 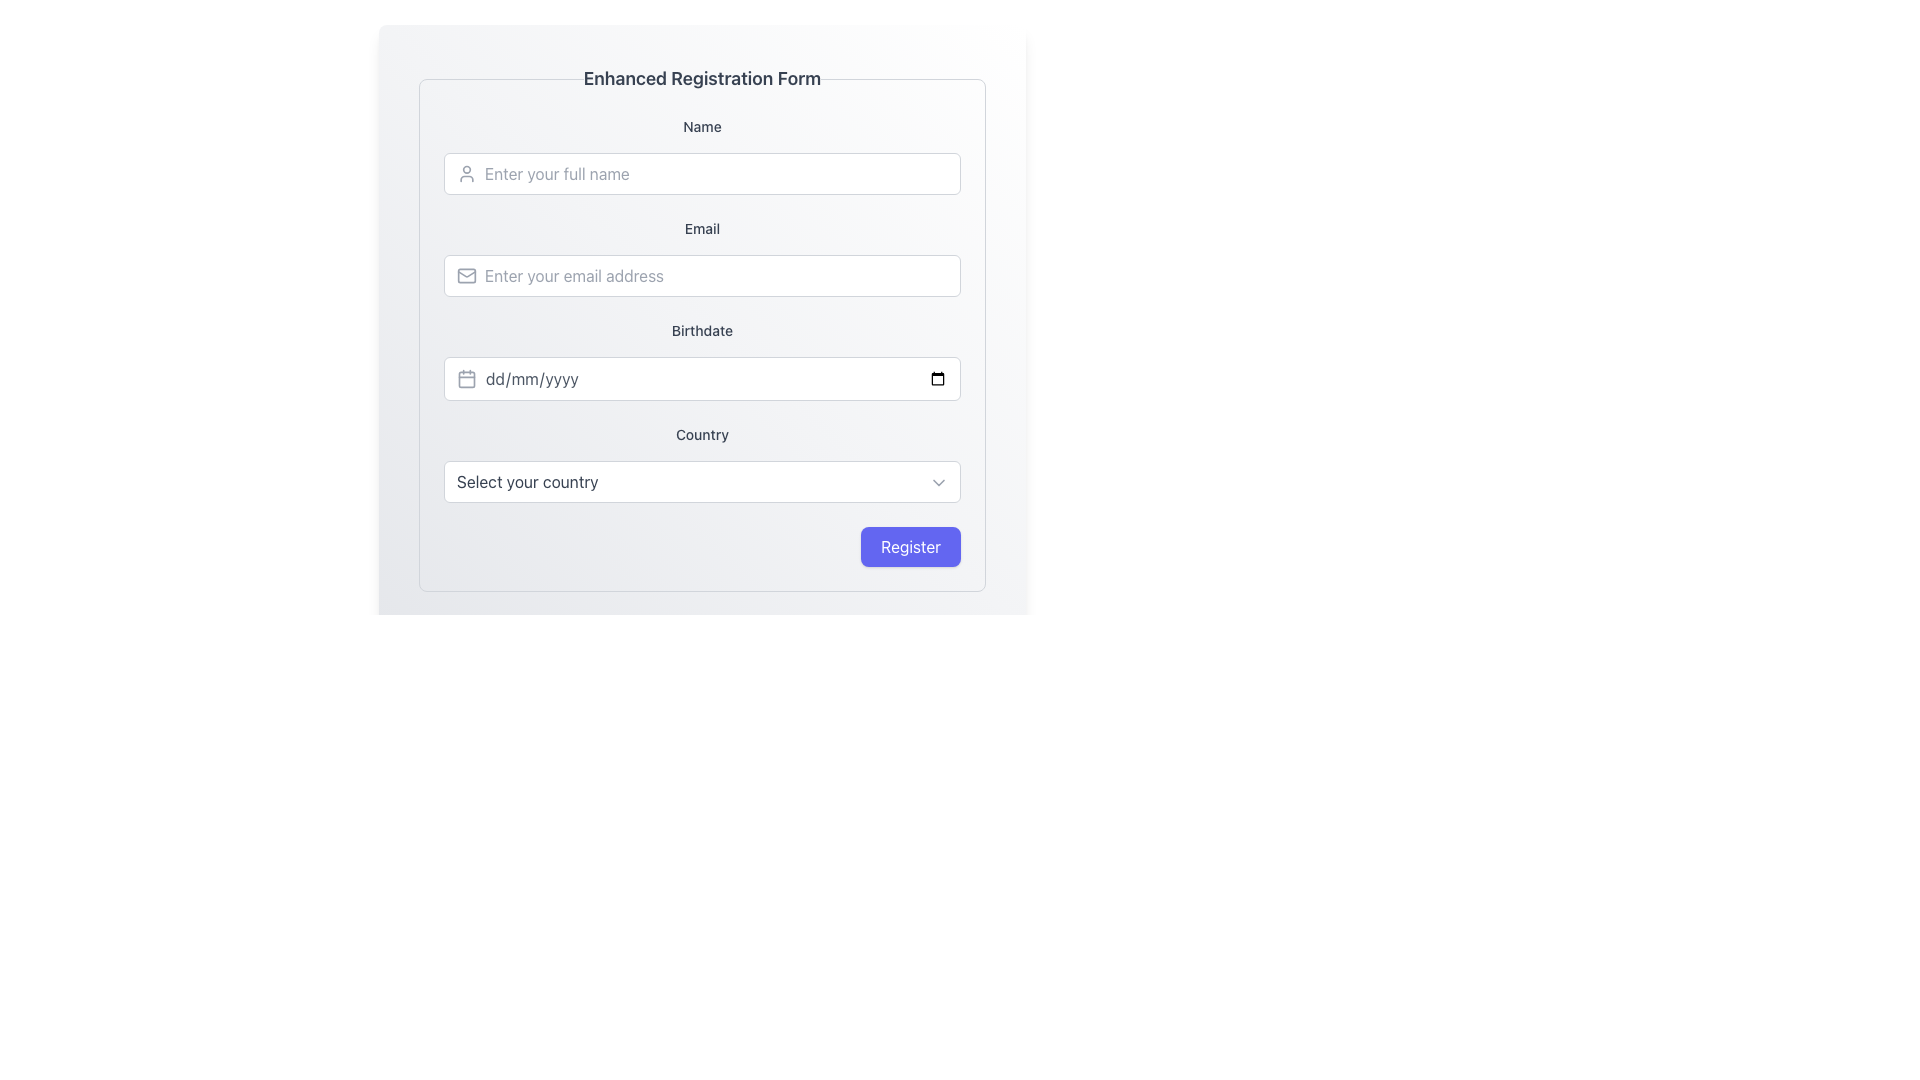 What do you see at coordinates (702, 330) in the screenshot?
I see `text of the label element that describes the expected input for the date input field, positioned between the Email field and the date input field` at bounding box center [702, 330].